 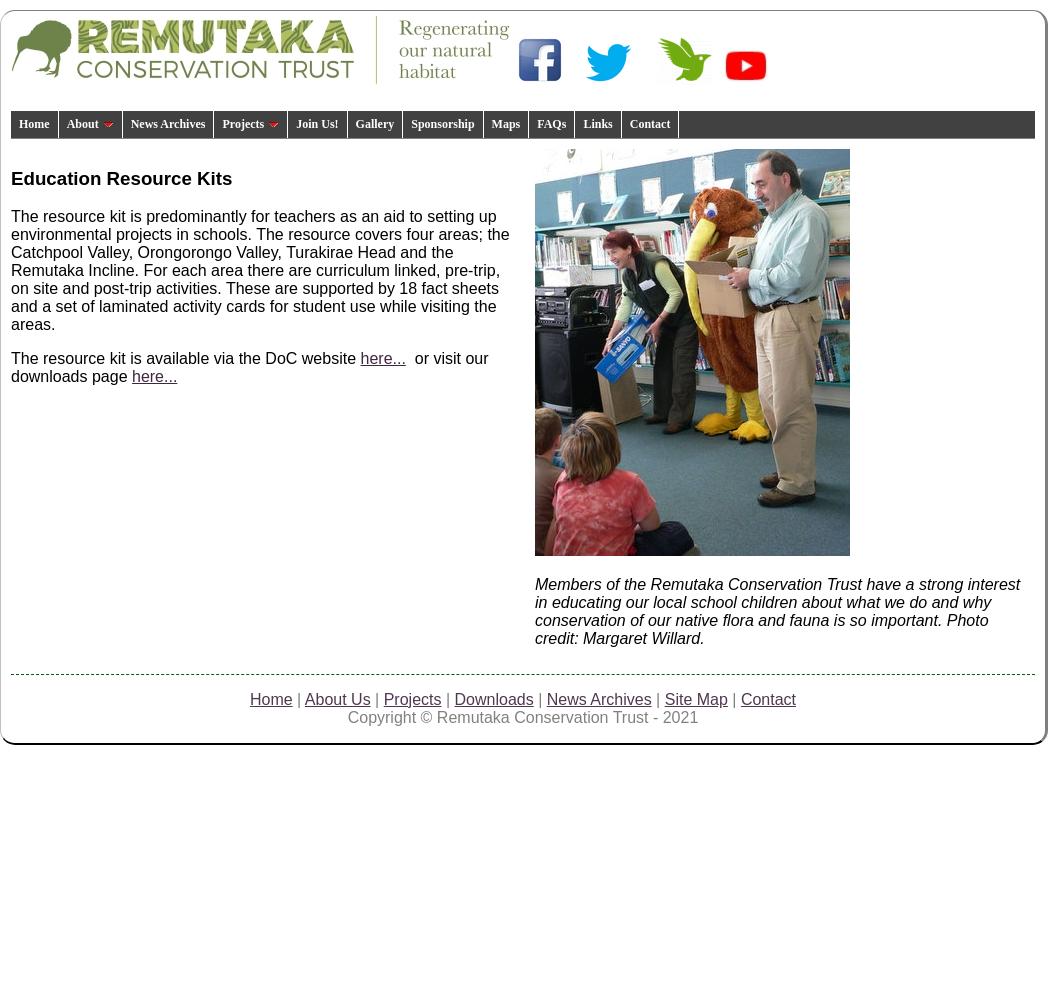 I want to click on 'or visit our downloads page', so click(x=249, y=366).